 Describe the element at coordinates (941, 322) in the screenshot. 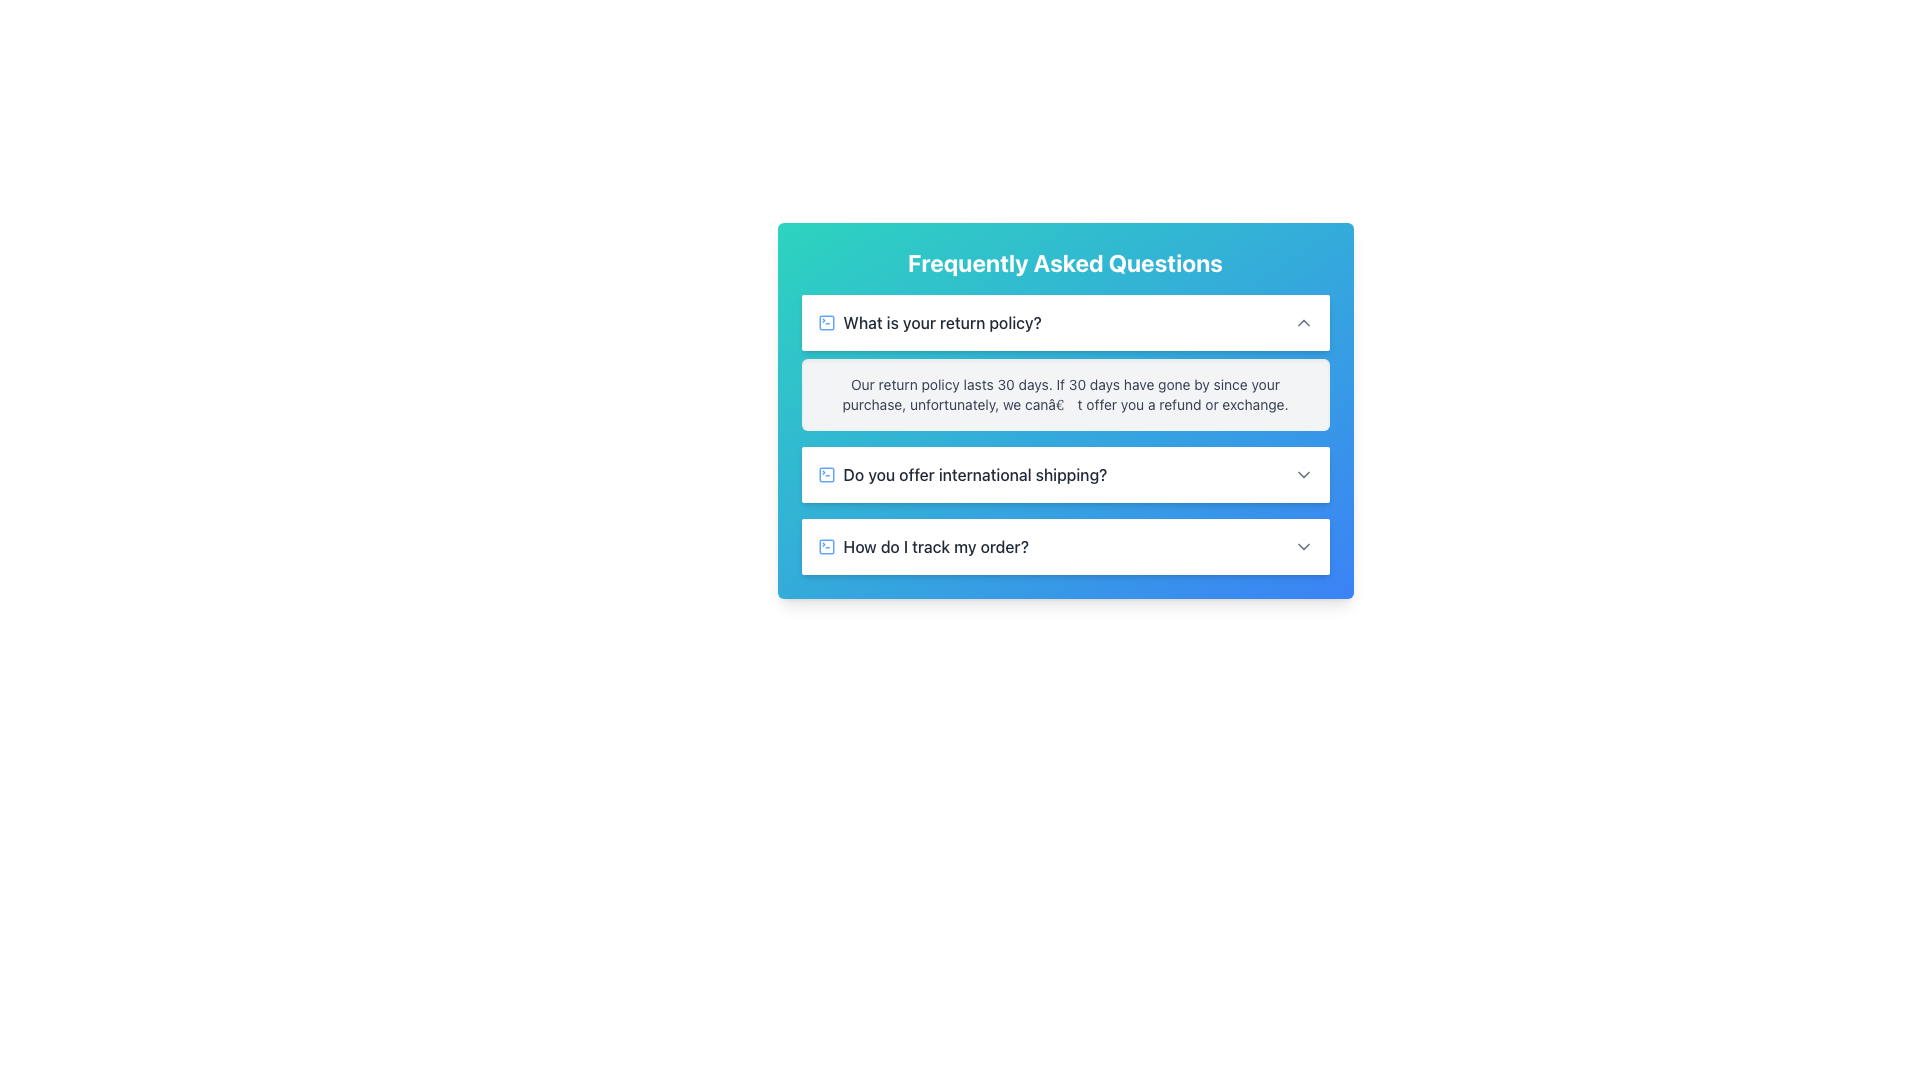

I see `the text element that reads 'What is your return policy?'` at that location.